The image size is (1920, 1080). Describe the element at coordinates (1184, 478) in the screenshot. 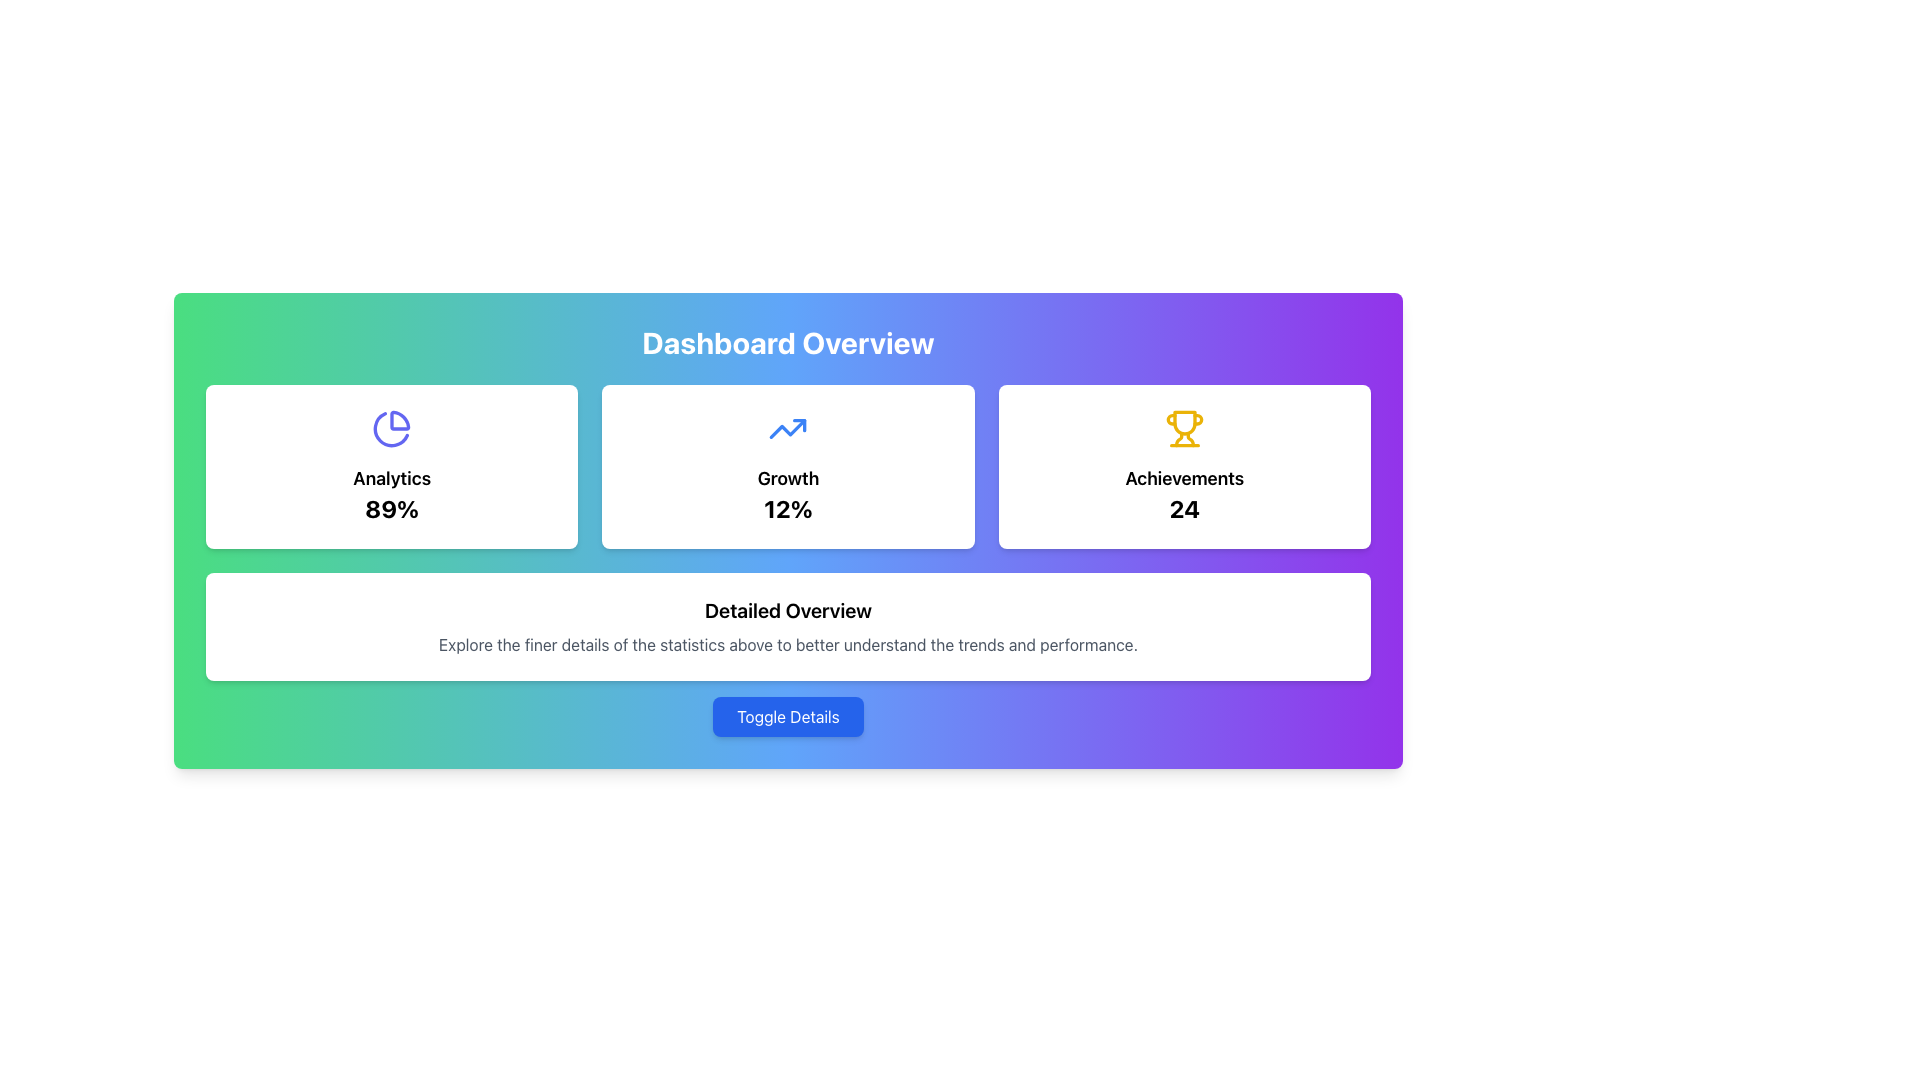

I see `the 'Achievements' text label which is prominently displayed in bold and large font, located centrally in the 'Achievements' panel, positioned between a trophy icon above and the number '24' below` at that location.